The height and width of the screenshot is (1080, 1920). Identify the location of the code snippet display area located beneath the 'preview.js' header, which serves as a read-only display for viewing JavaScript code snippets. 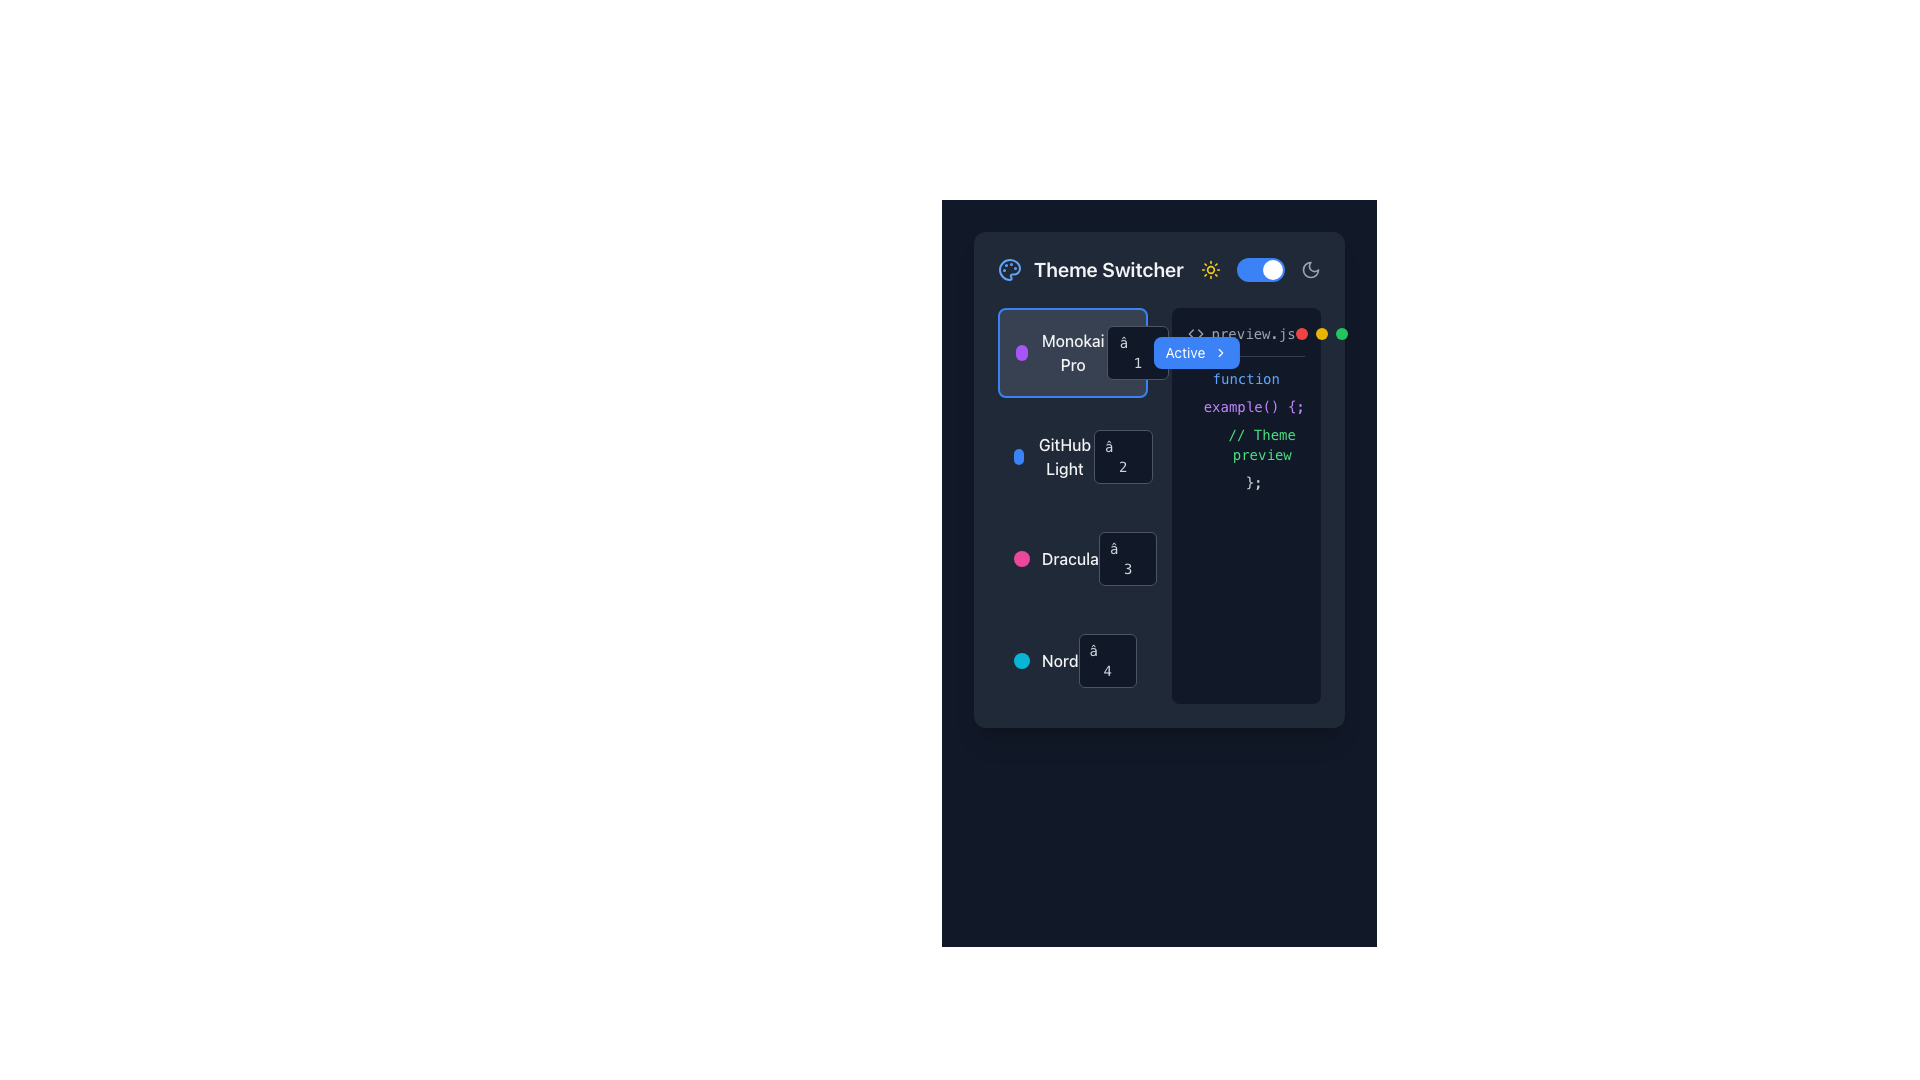
(1245, 430).